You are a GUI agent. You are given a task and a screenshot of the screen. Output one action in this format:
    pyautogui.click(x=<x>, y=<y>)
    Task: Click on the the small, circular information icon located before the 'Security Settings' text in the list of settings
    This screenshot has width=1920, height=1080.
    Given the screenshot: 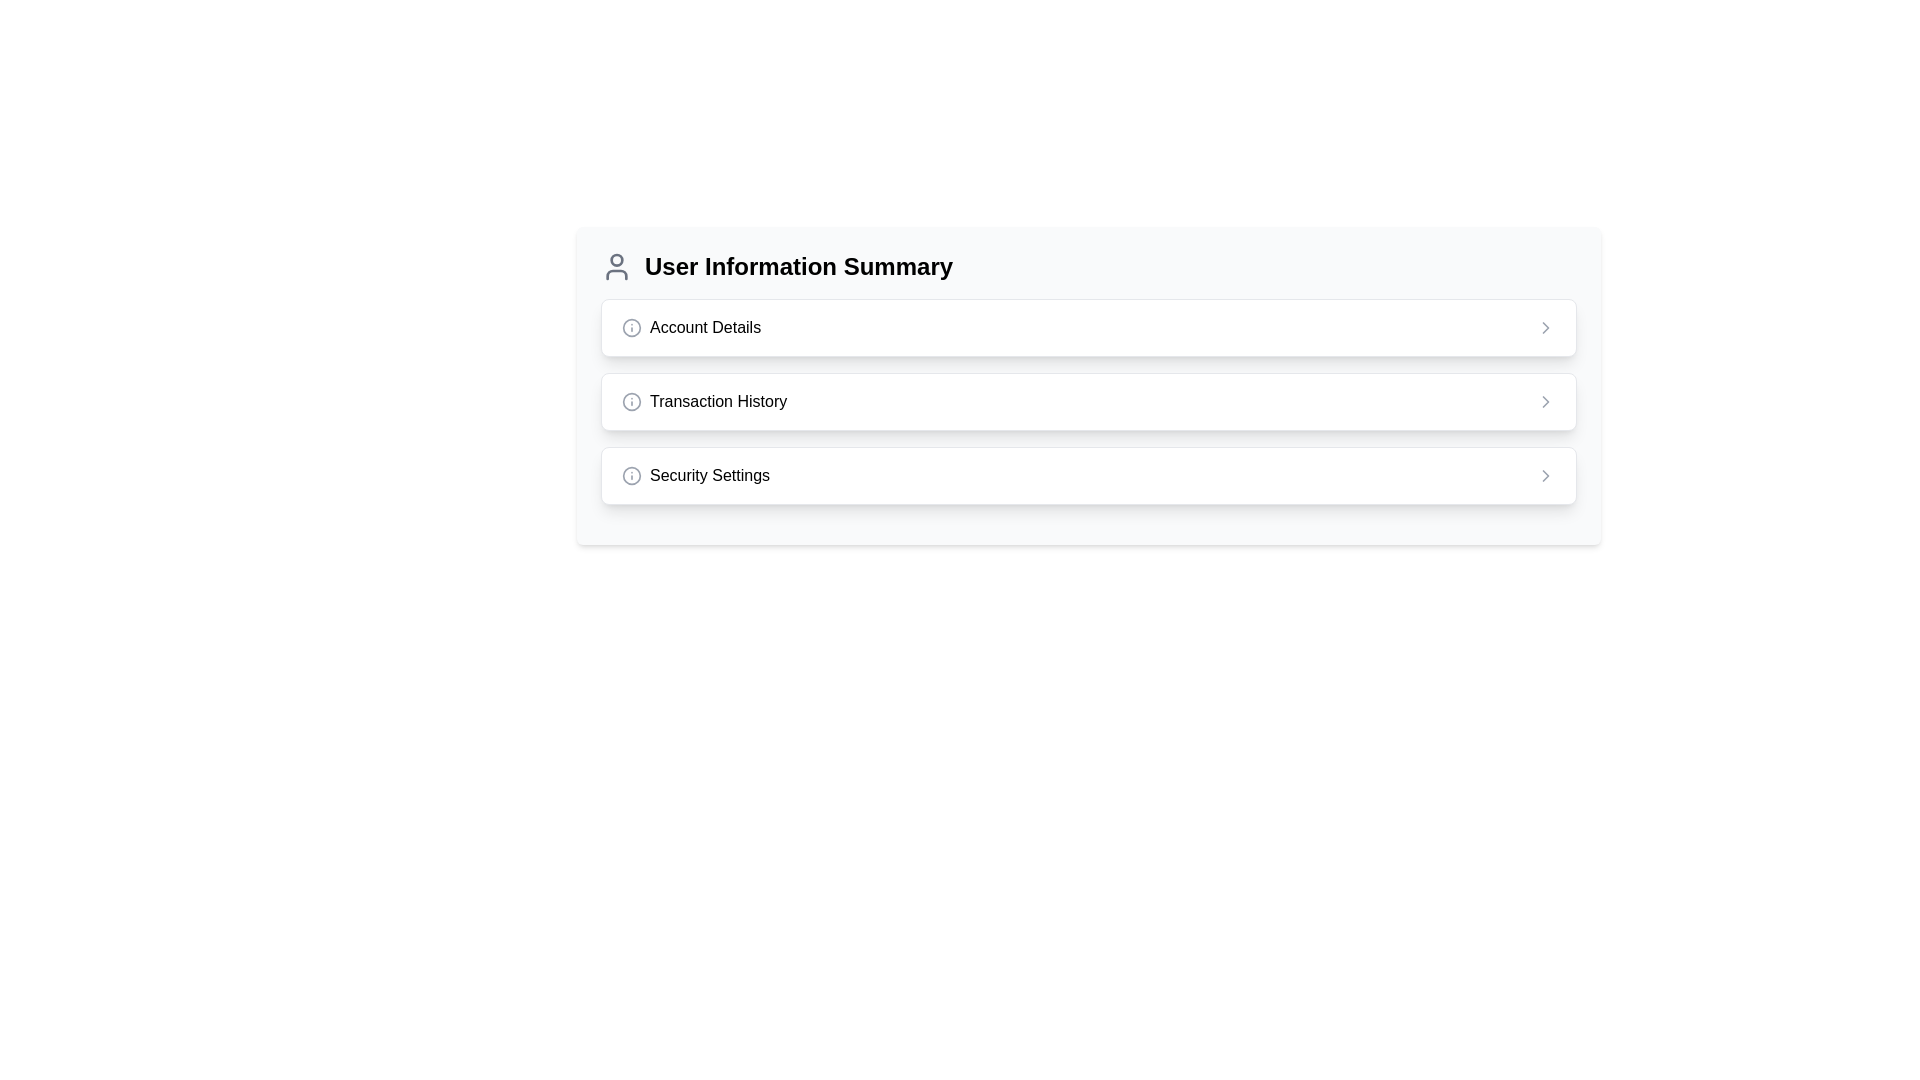 What is the action you would take?
    pyautogui.click(x=631, y=475)
    